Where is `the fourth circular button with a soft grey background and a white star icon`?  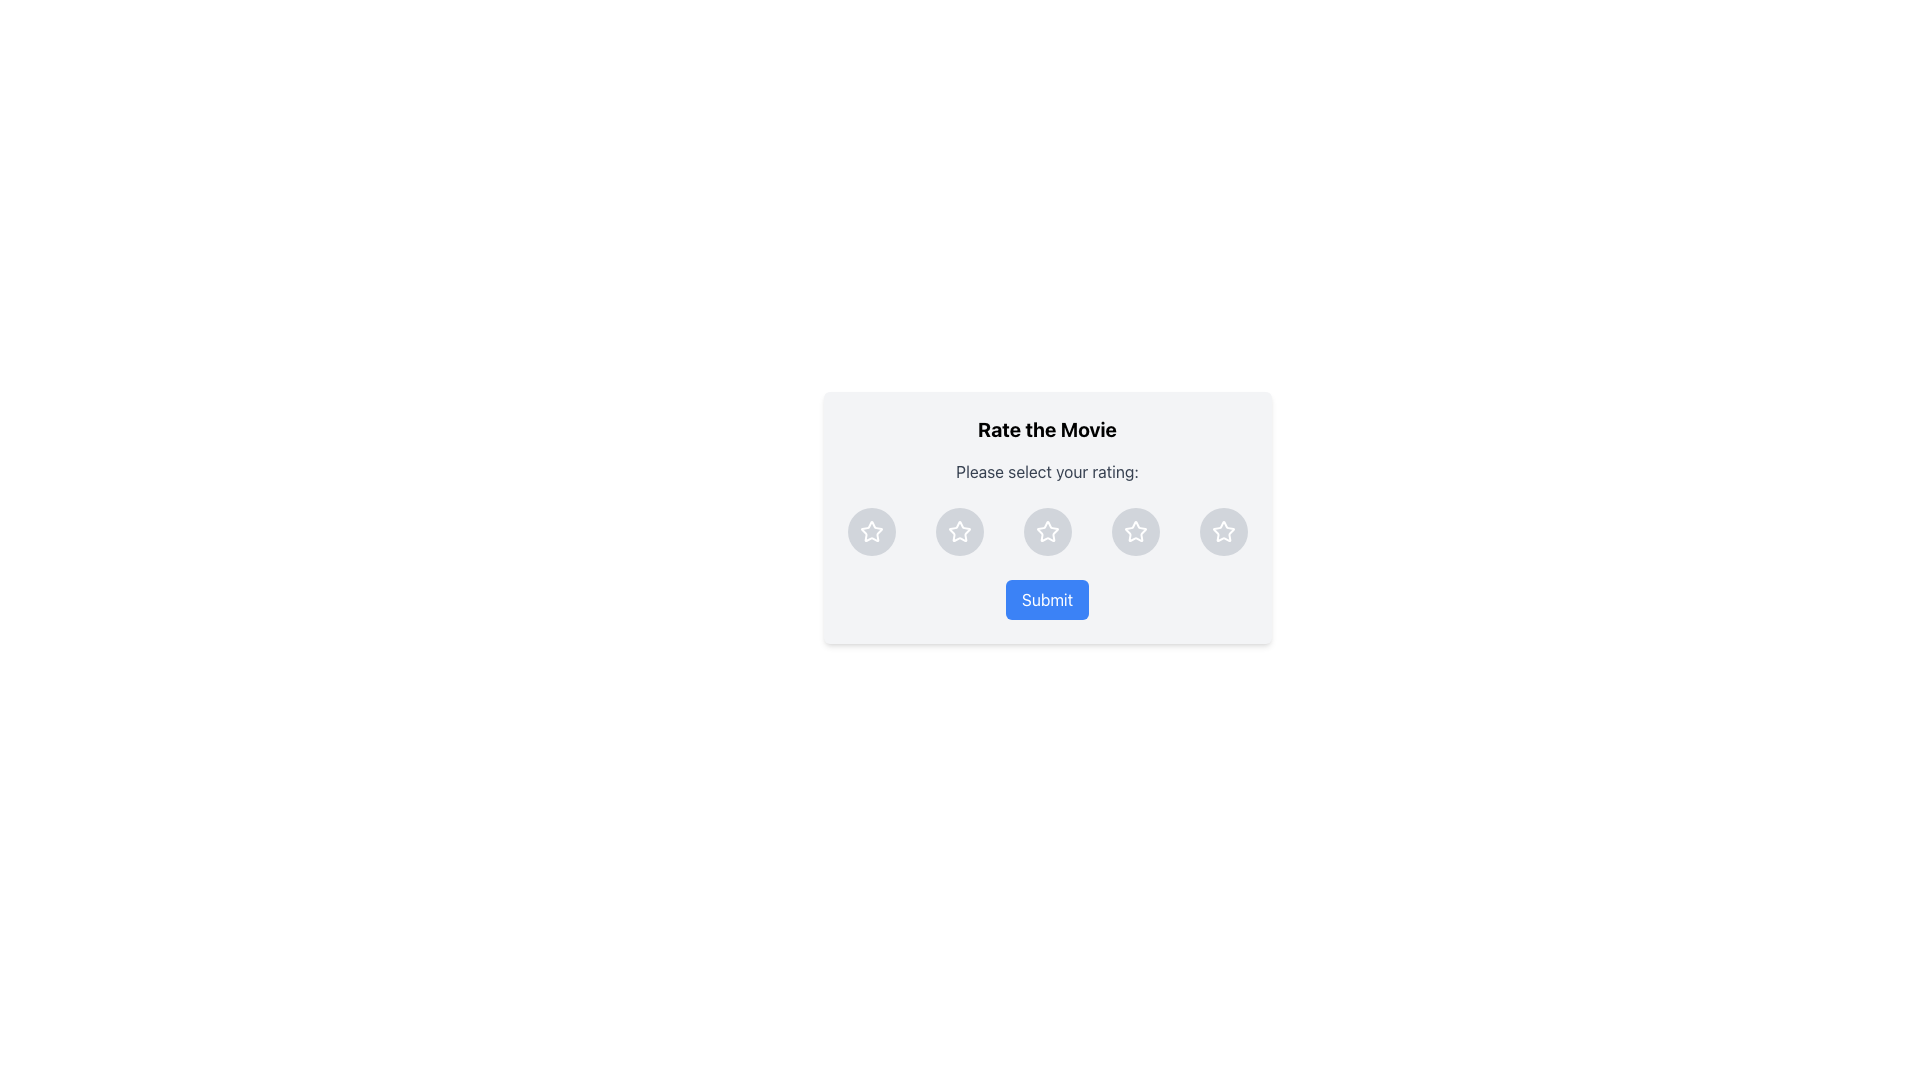 the fourth circular button with a soft grey background and a white star icon is located at coordinates (1135, 531).